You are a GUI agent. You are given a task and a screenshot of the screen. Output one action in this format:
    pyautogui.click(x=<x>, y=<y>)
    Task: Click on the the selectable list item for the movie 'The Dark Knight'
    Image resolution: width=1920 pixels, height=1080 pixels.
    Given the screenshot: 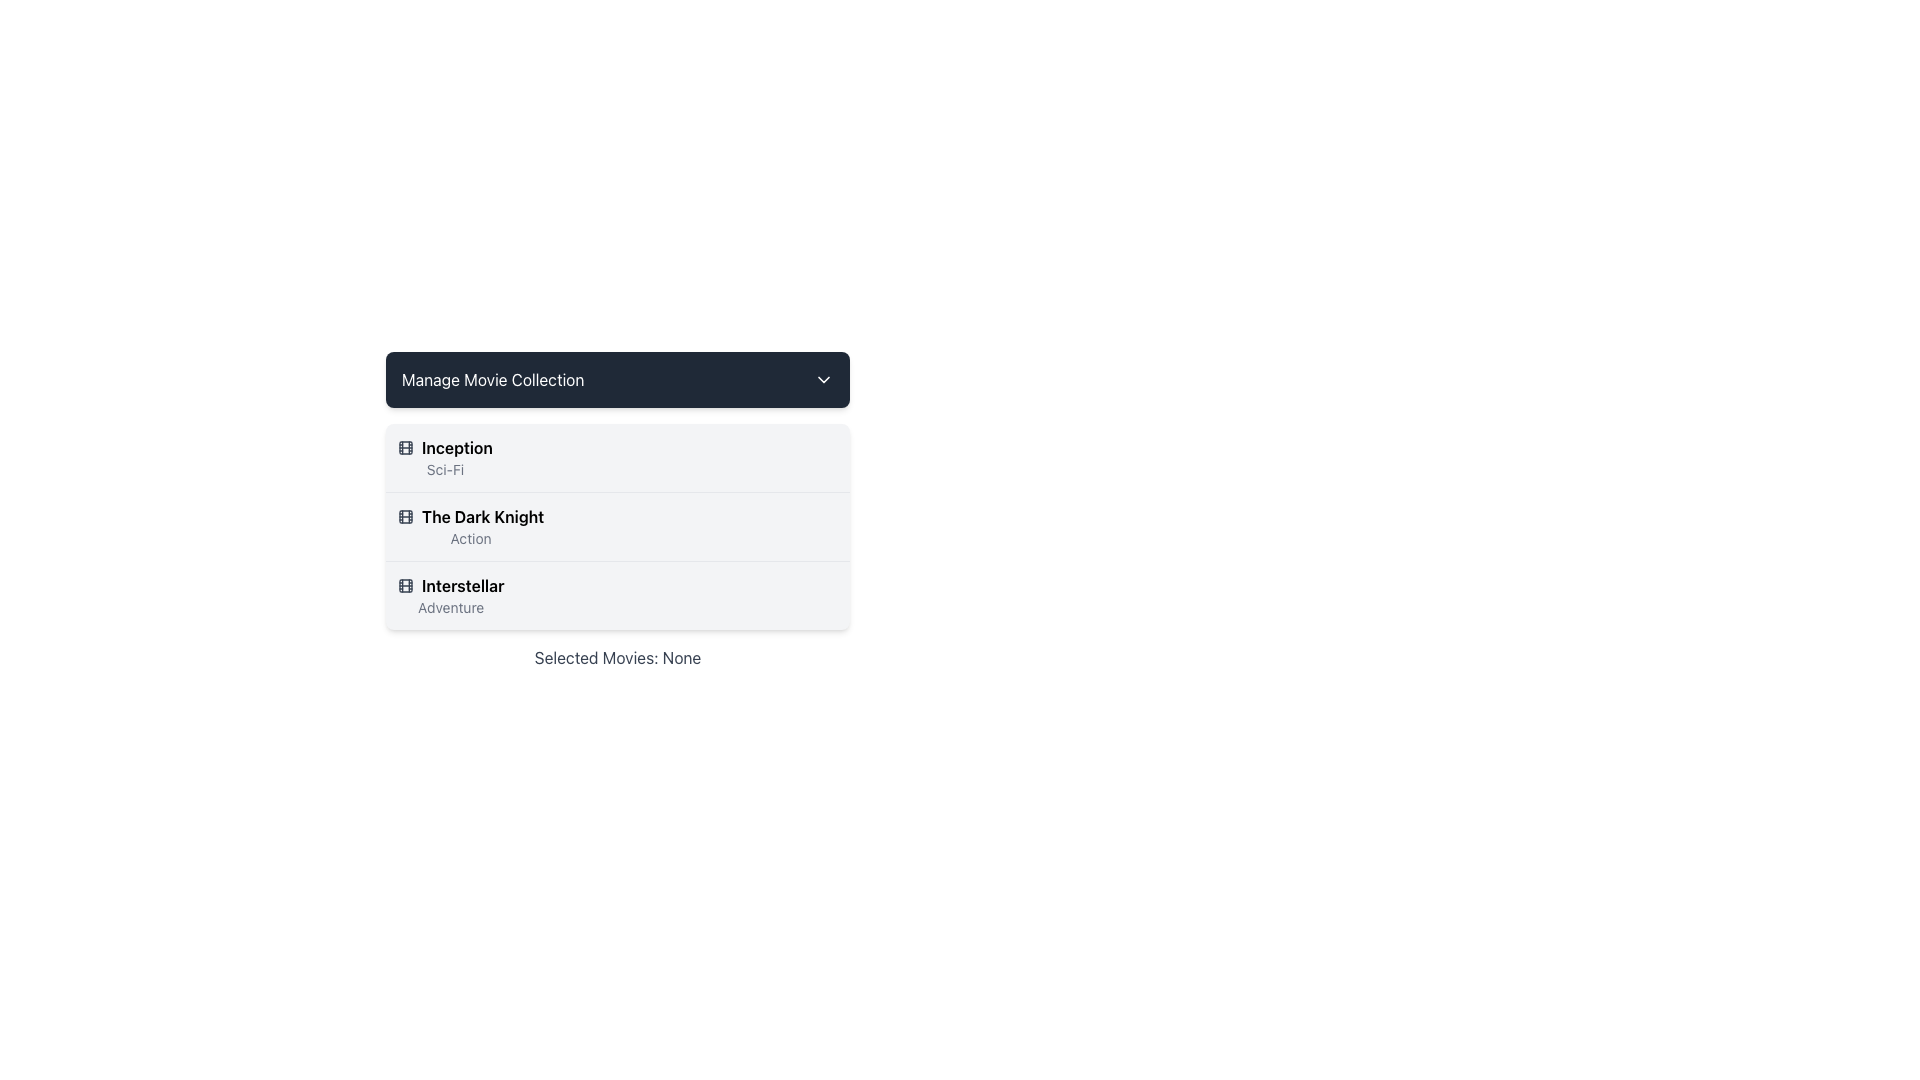 What is the action you would take?
    pyautogui.click(x=617, y=509)
    